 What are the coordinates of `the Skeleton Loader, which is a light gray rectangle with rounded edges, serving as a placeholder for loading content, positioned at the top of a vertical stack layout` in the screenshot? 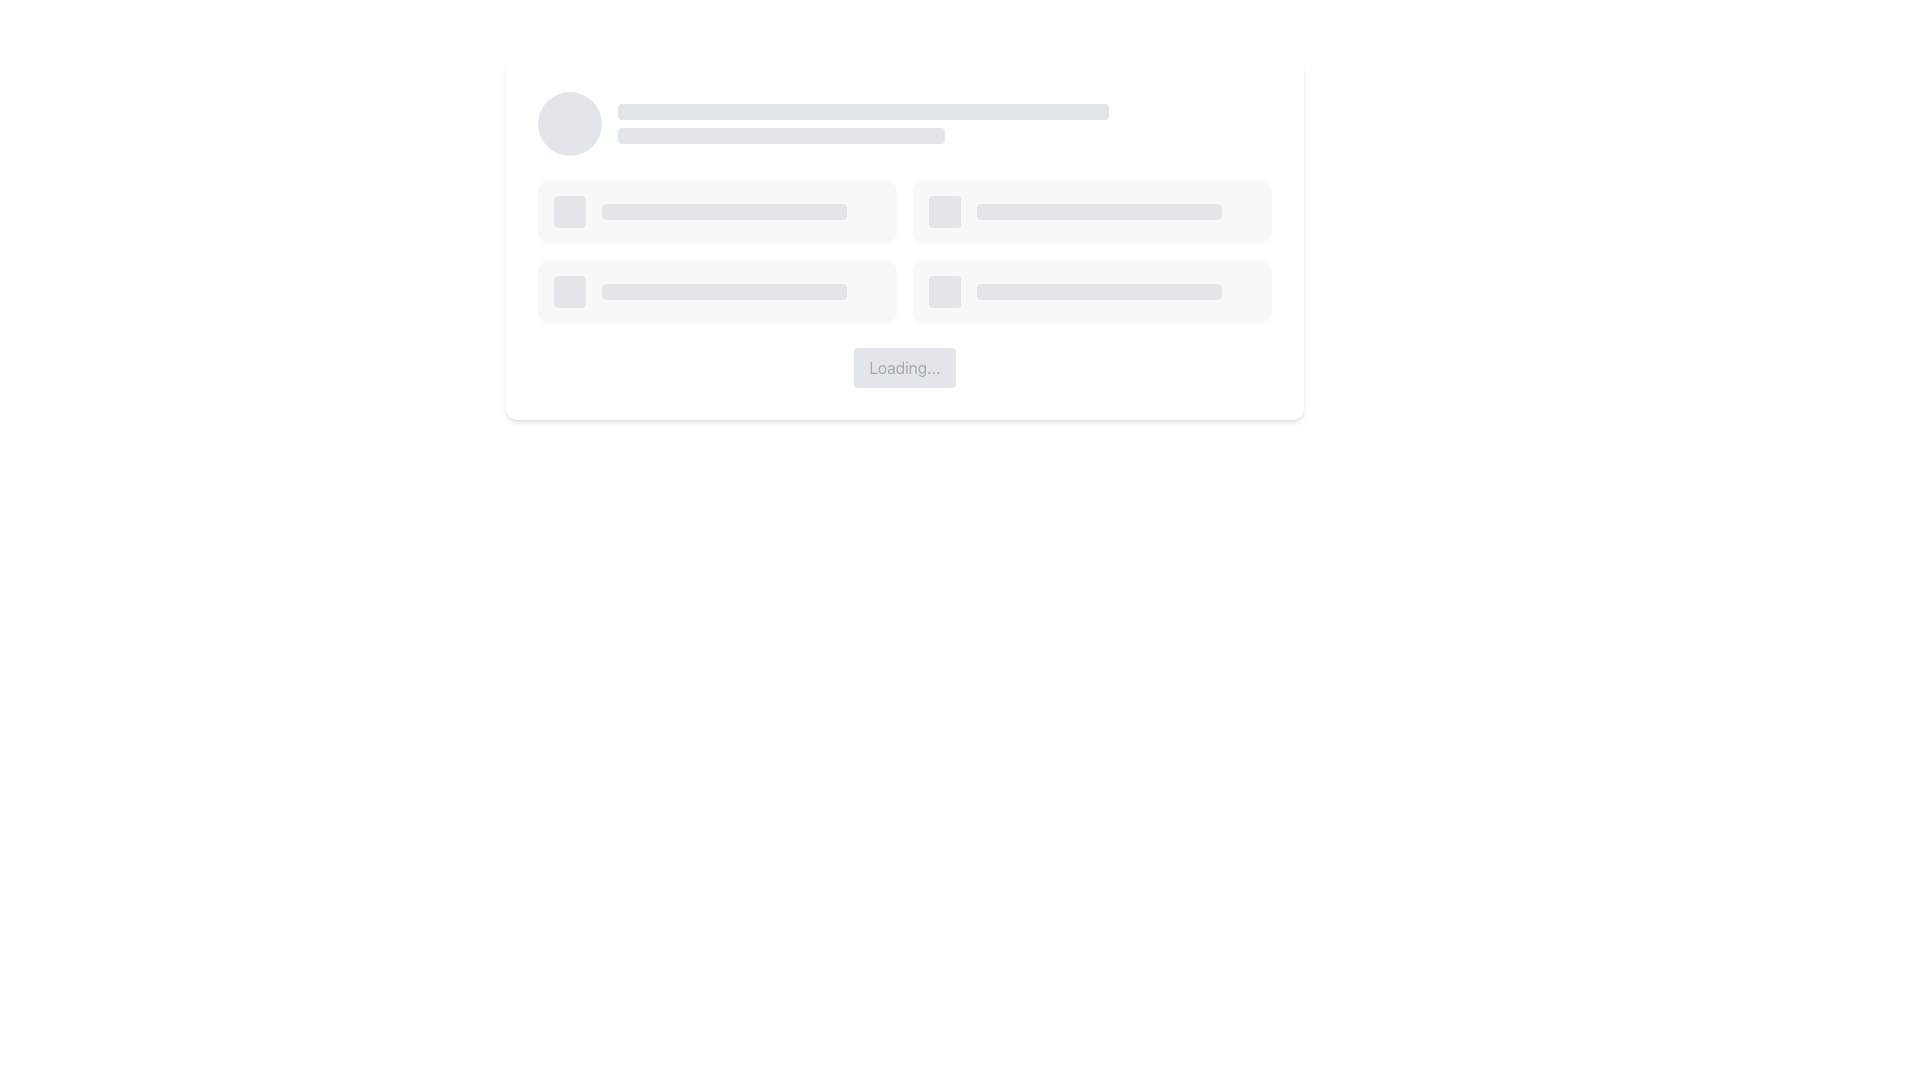 It's located at (863, 111).